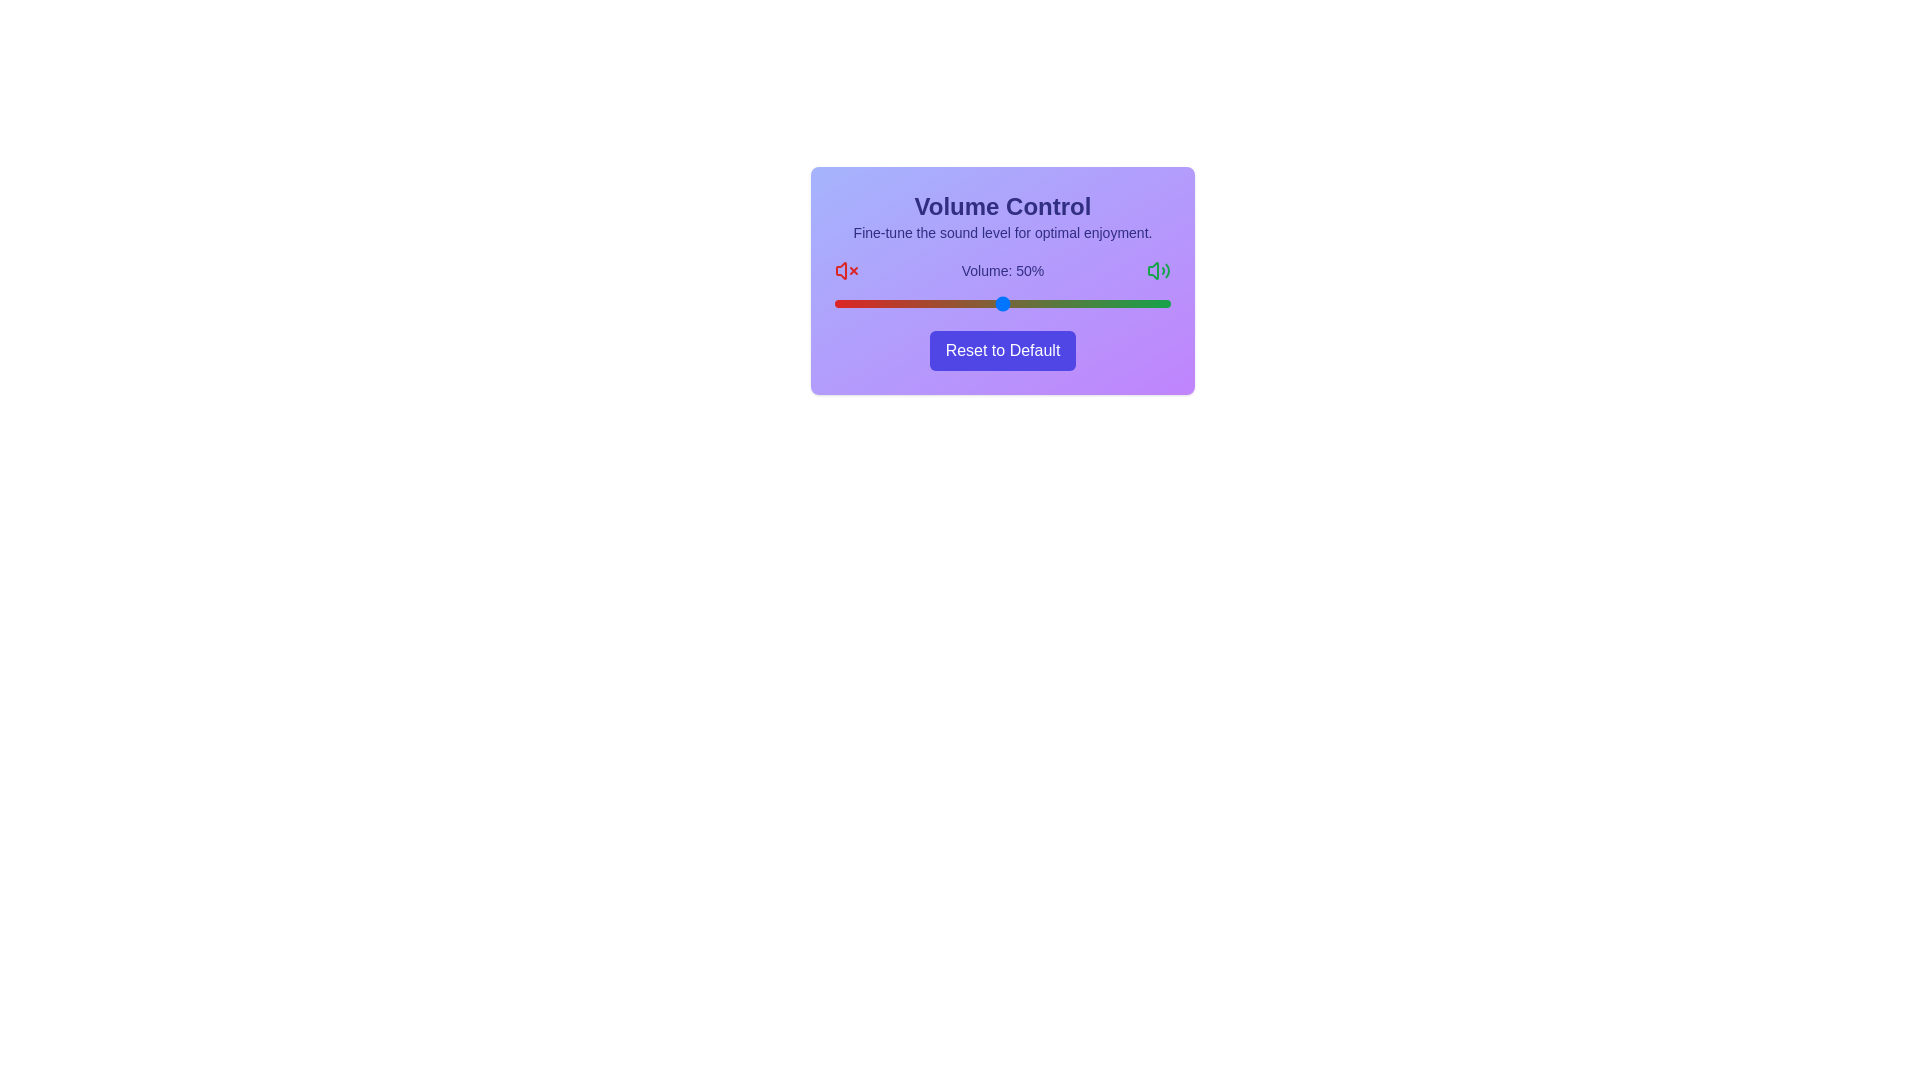 This screenshot has height=1080, width=1920. I want to click on the volume slider to set the volume to 80%, so click(1102, 304).